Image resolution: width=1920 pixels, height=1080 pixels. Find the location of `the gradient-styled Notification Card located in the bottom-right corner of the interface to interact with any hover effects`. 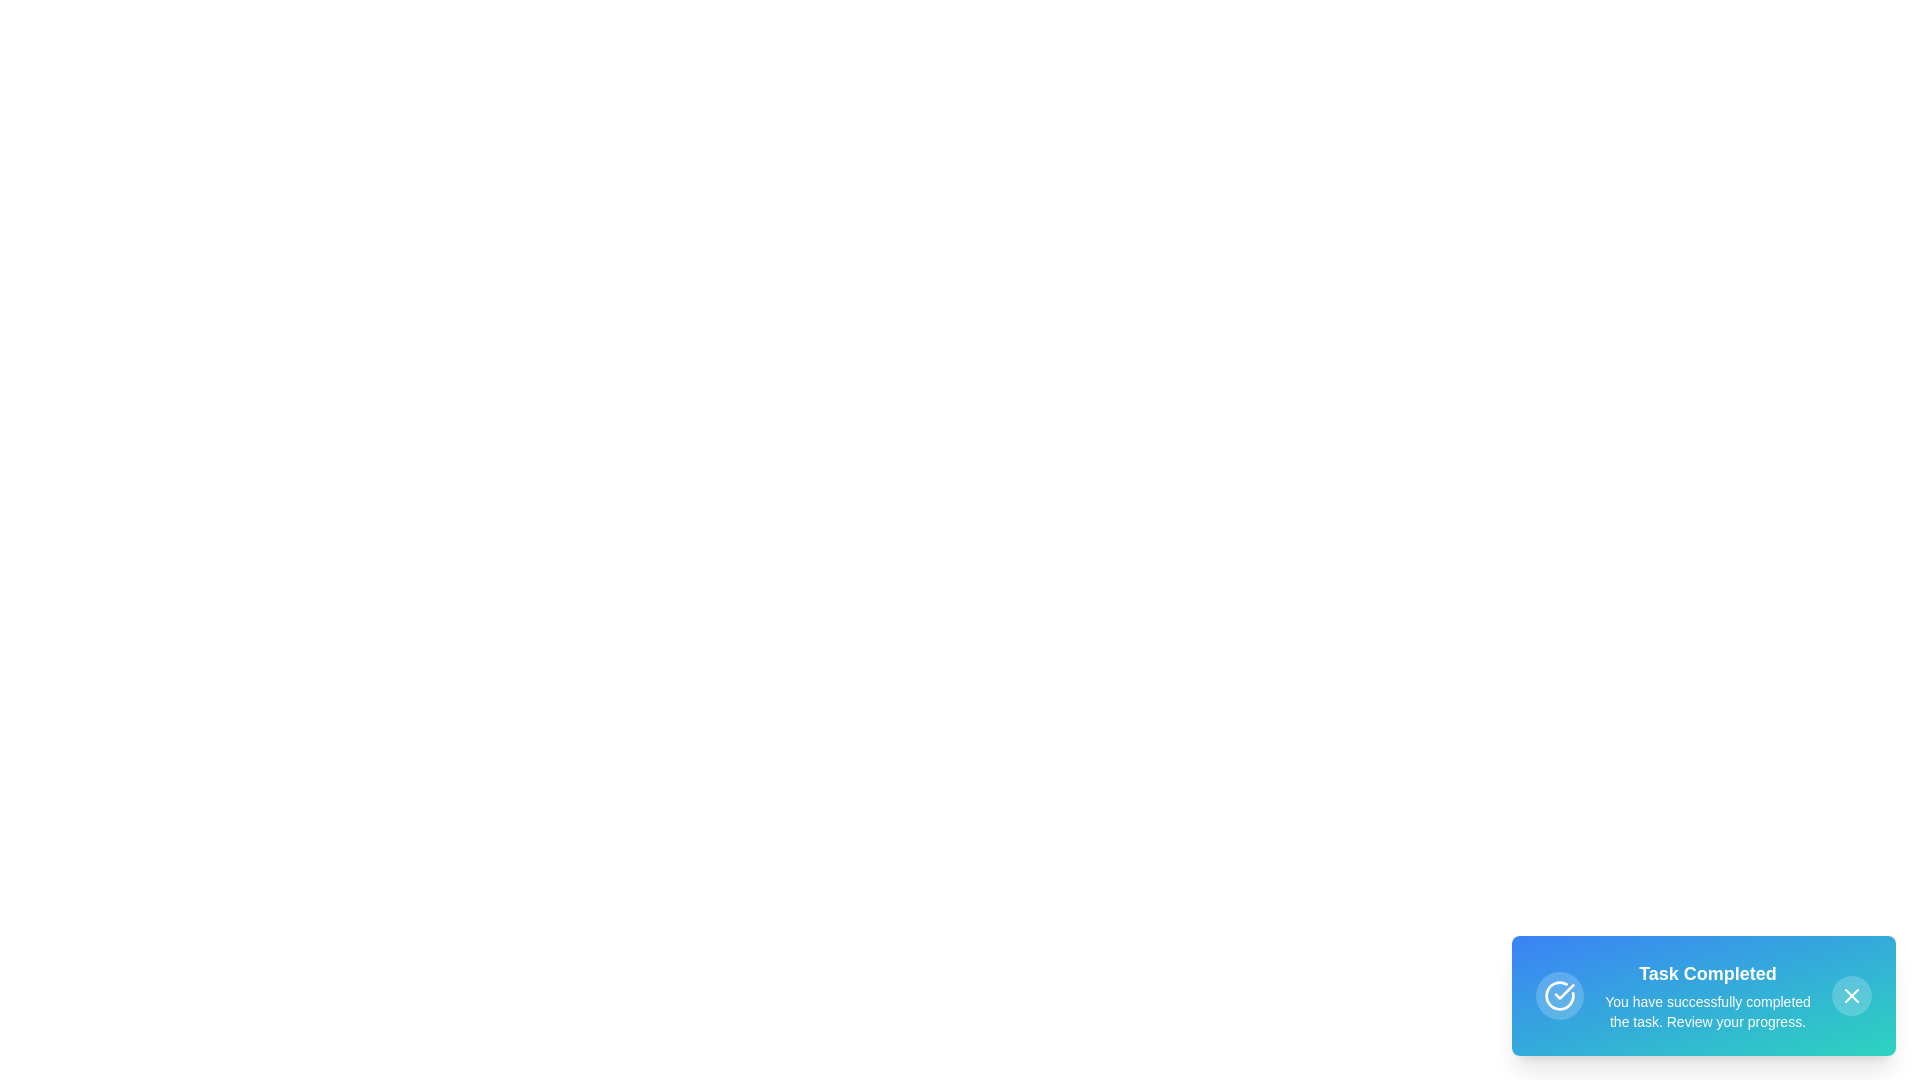

the gradient-styled Notification Card located in the bottom-right corner of the interface to interact with any hover effects is located at coordinates (1703, 995).